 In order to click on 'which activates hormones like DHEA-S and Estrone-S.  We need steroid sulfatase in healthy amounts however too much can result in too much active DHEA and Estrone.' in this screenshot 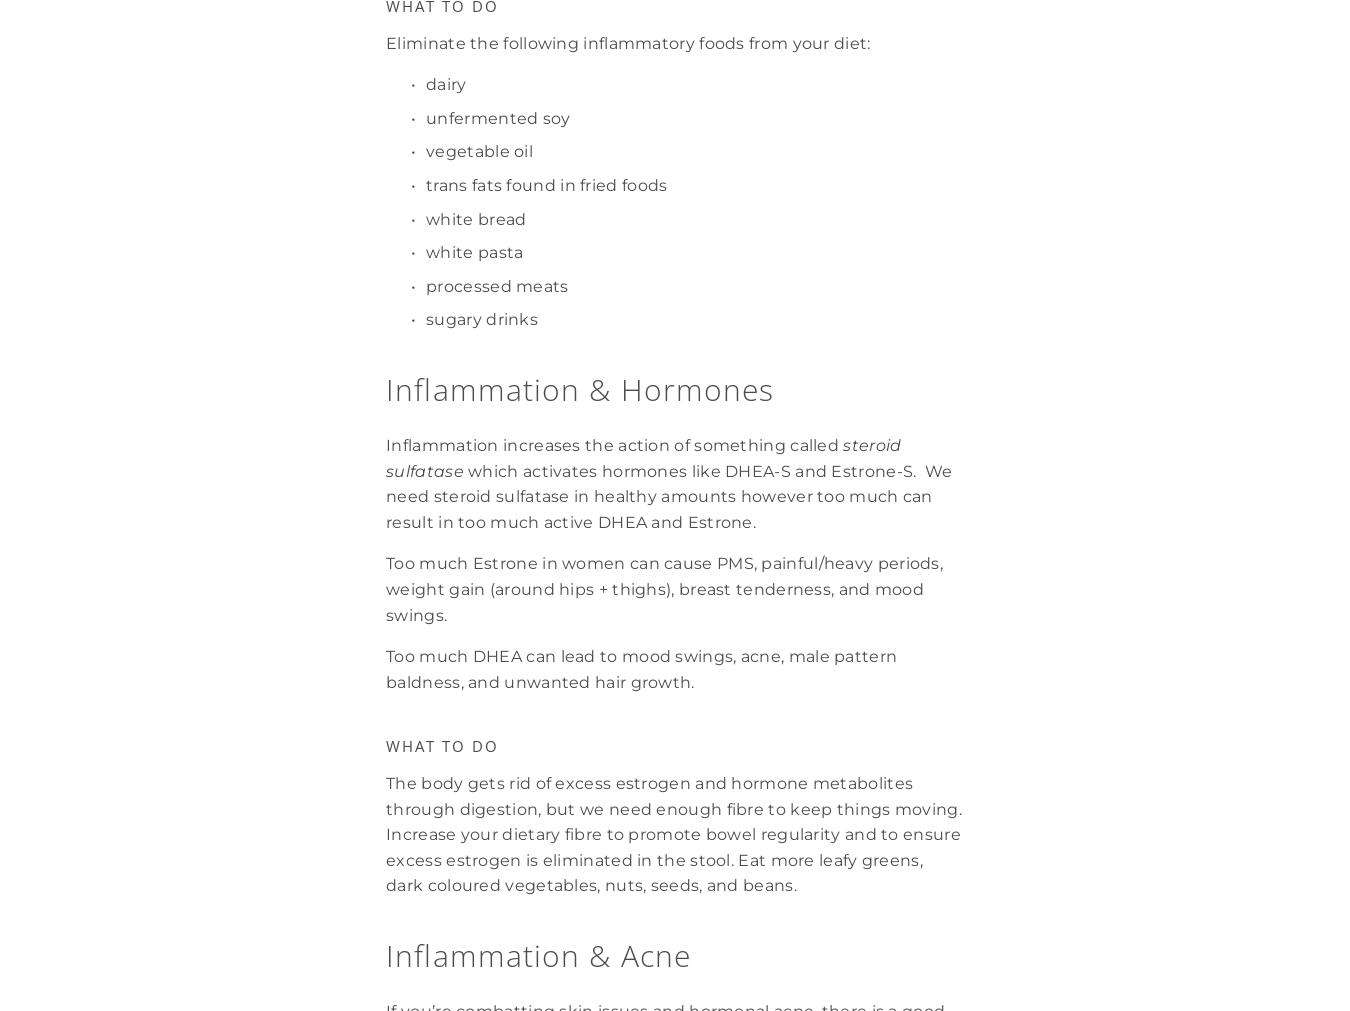, I will do `click(670, 494)`.